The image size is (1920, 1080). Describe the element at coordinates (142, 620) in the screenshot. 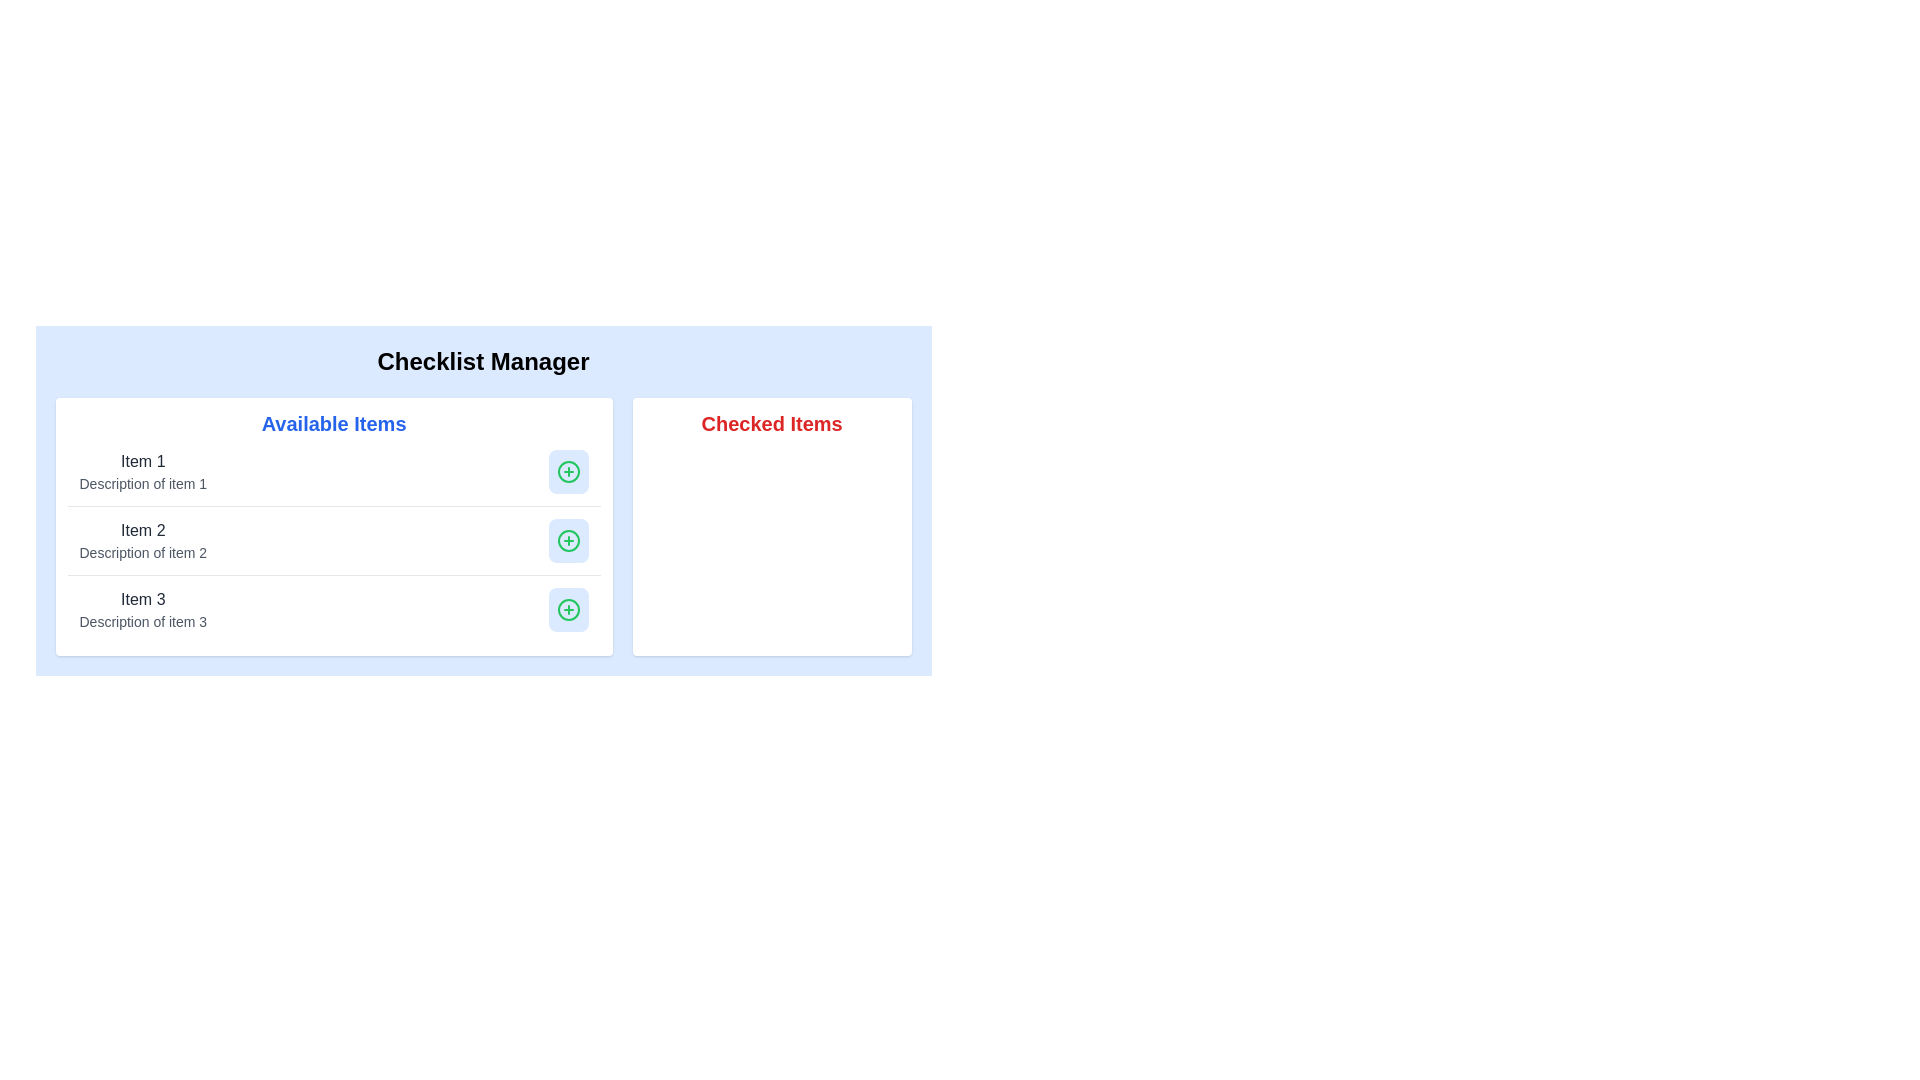

I see `the text label that reads 'Description of item 3', which is styled in gray and located beneath the 'Item 3' heading in the 'Available Items' group` at that location.